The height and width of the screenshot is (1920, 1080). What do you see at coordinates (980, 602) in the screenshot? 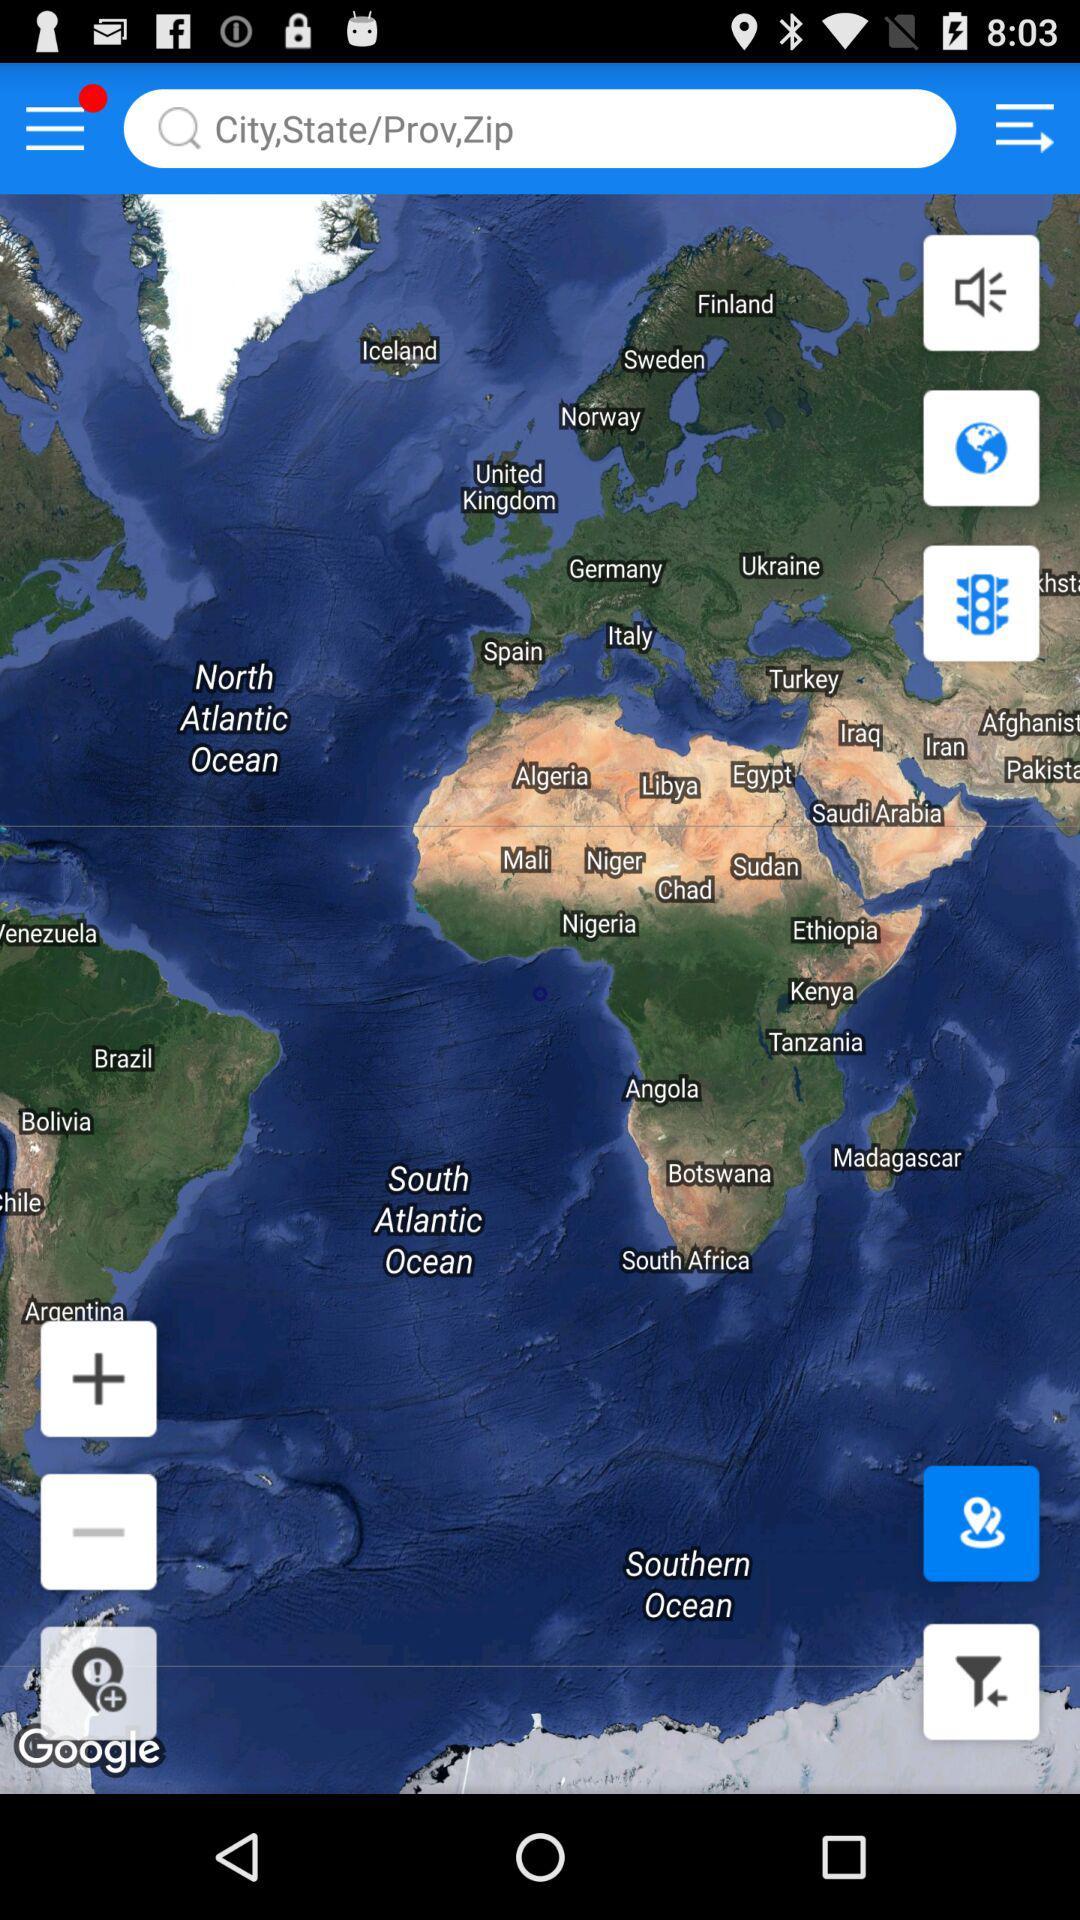
I see `he traffic lights signal icon at the right side of the page` at bounding box center [980, 602].